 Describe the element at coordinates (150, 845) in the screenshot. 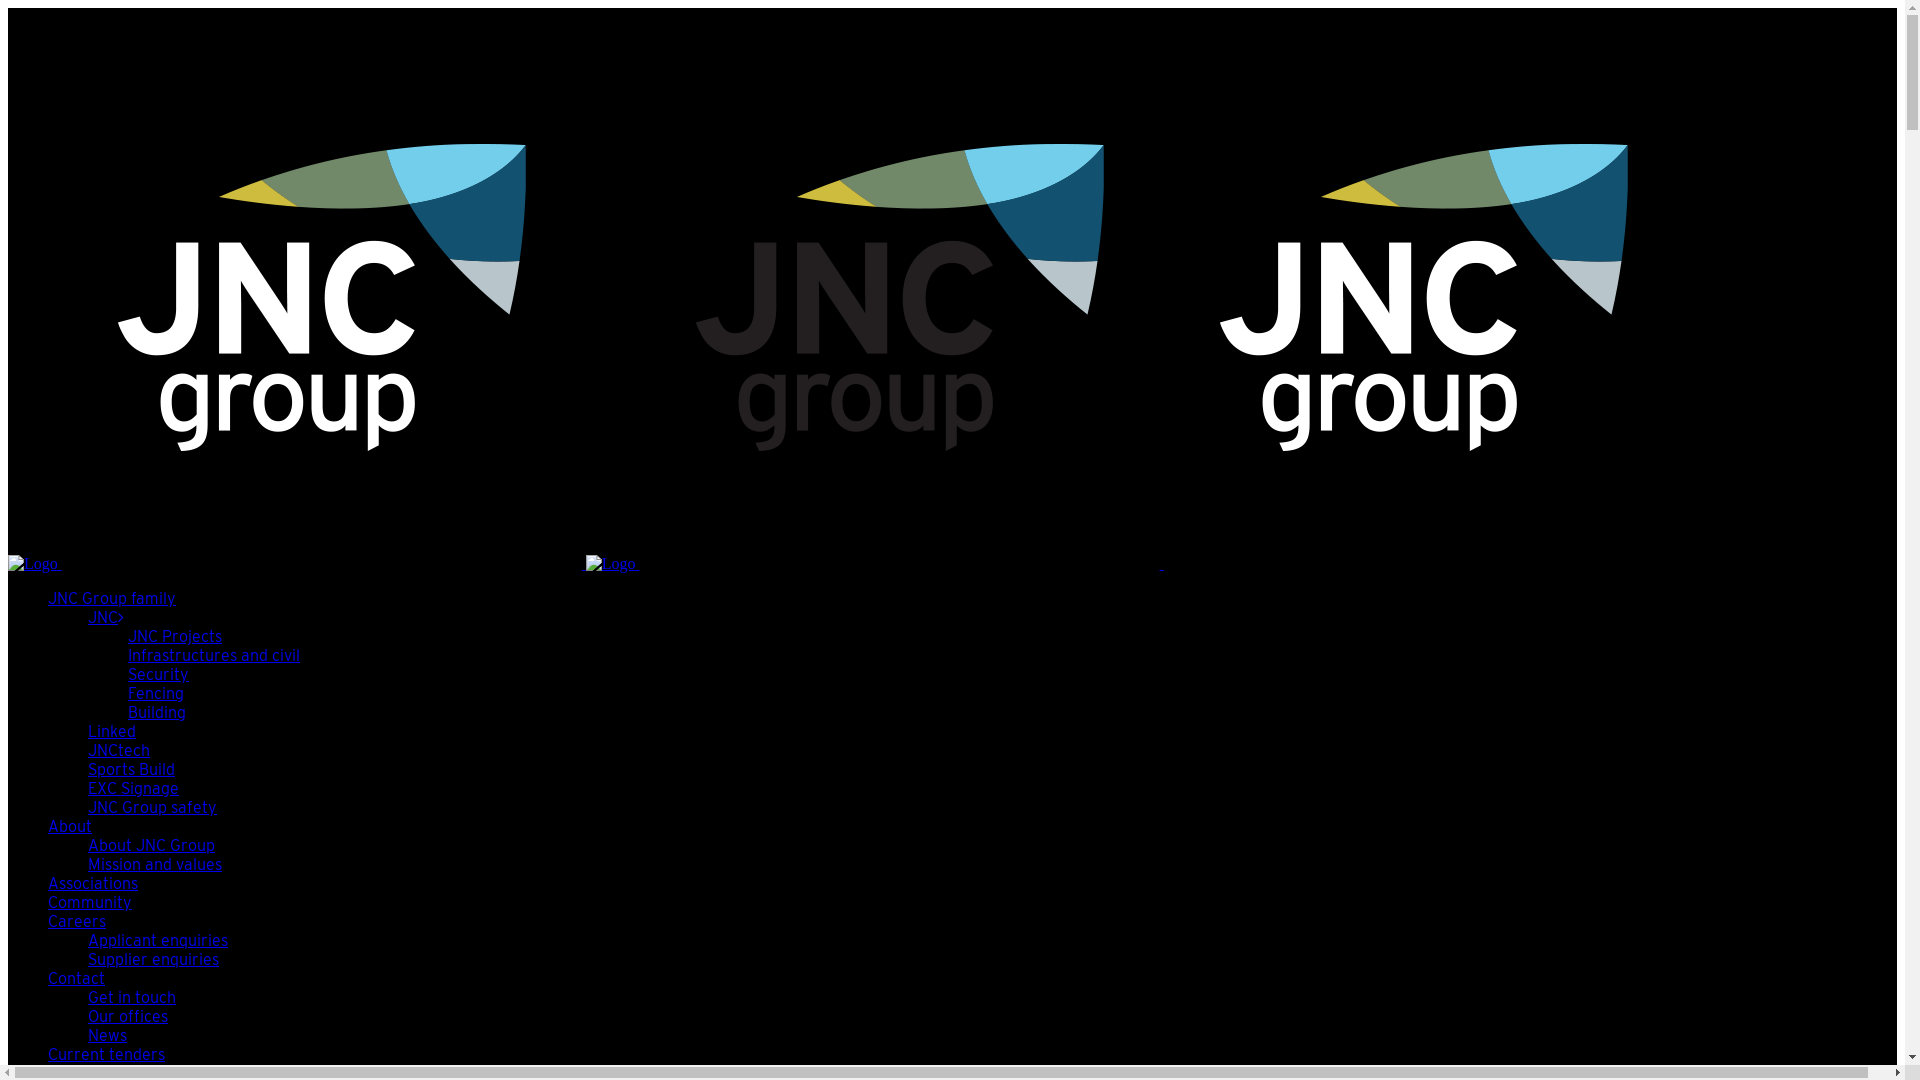

I see `'About JNC Group'` at that location.